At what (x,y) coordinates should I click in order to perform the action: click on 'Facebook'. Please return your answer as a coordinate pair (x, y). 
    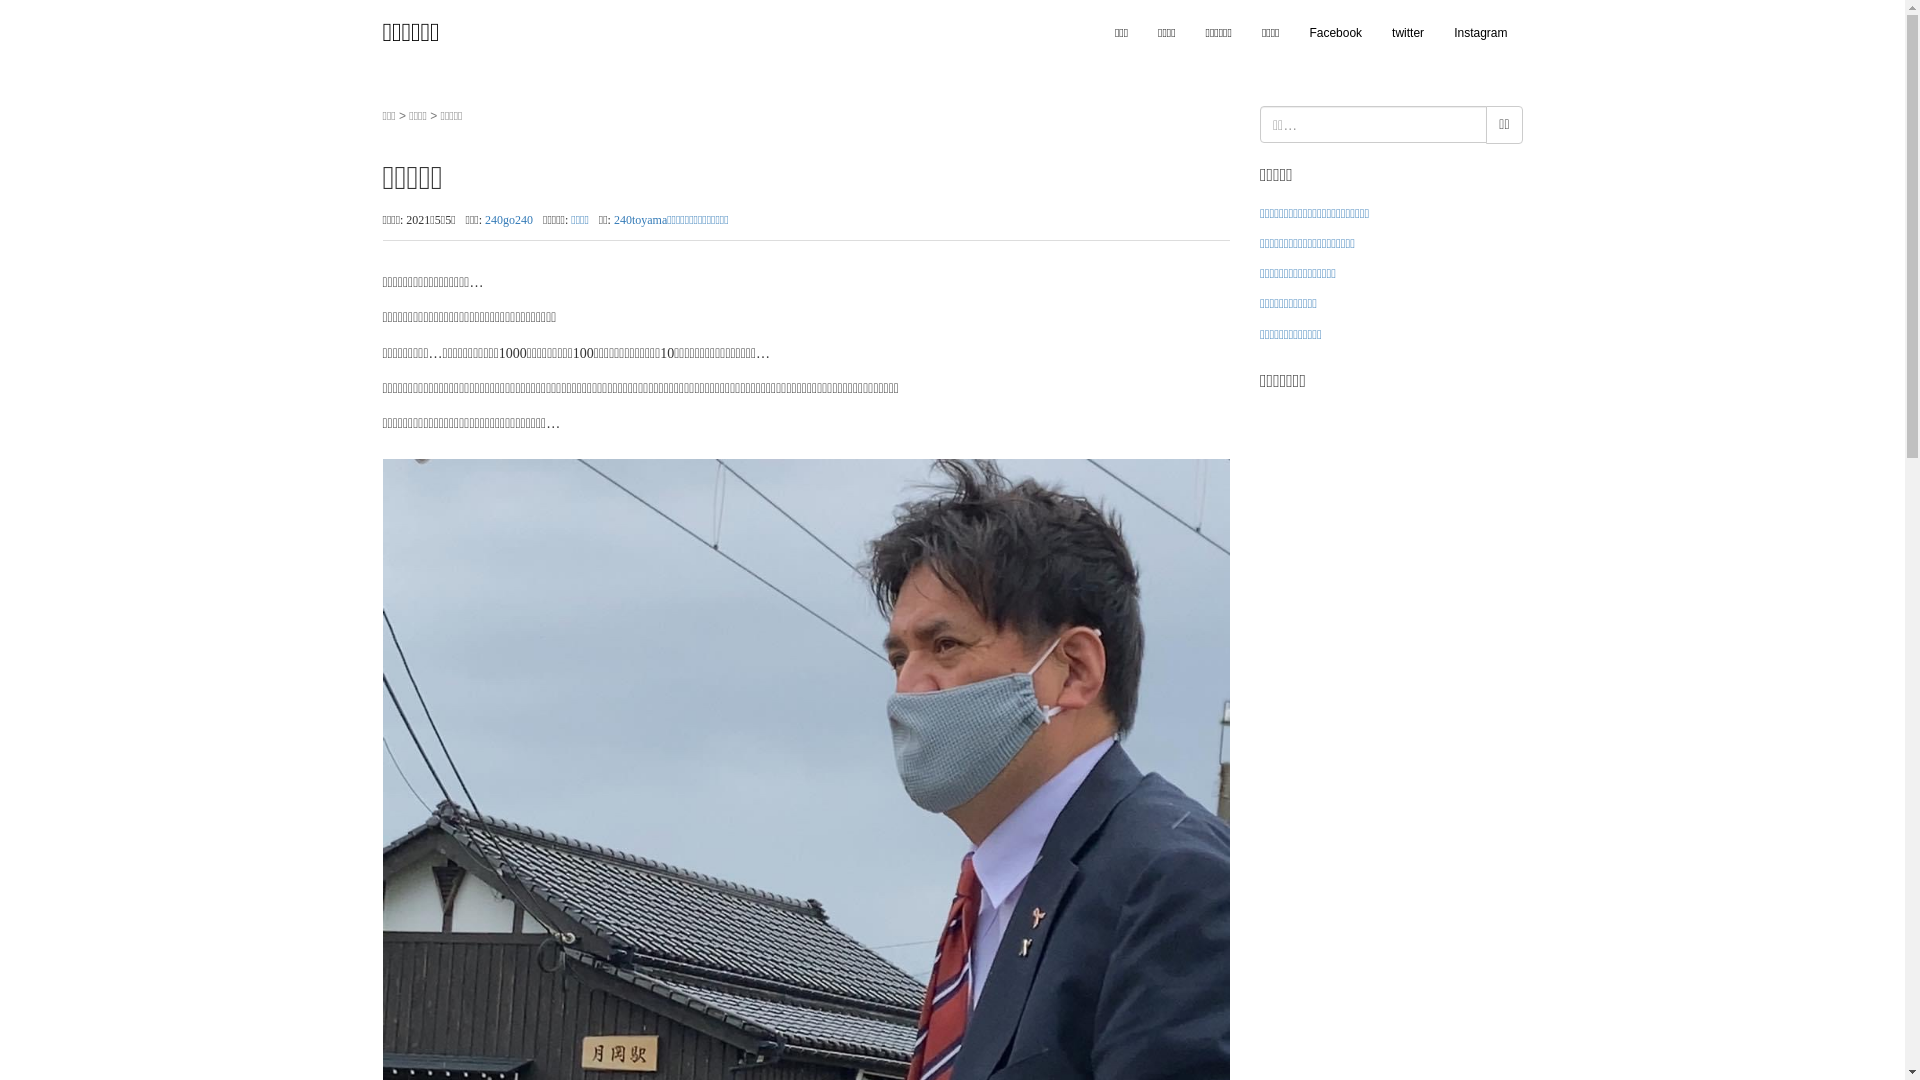
    Looking at the image, I should click on (1294, 33).